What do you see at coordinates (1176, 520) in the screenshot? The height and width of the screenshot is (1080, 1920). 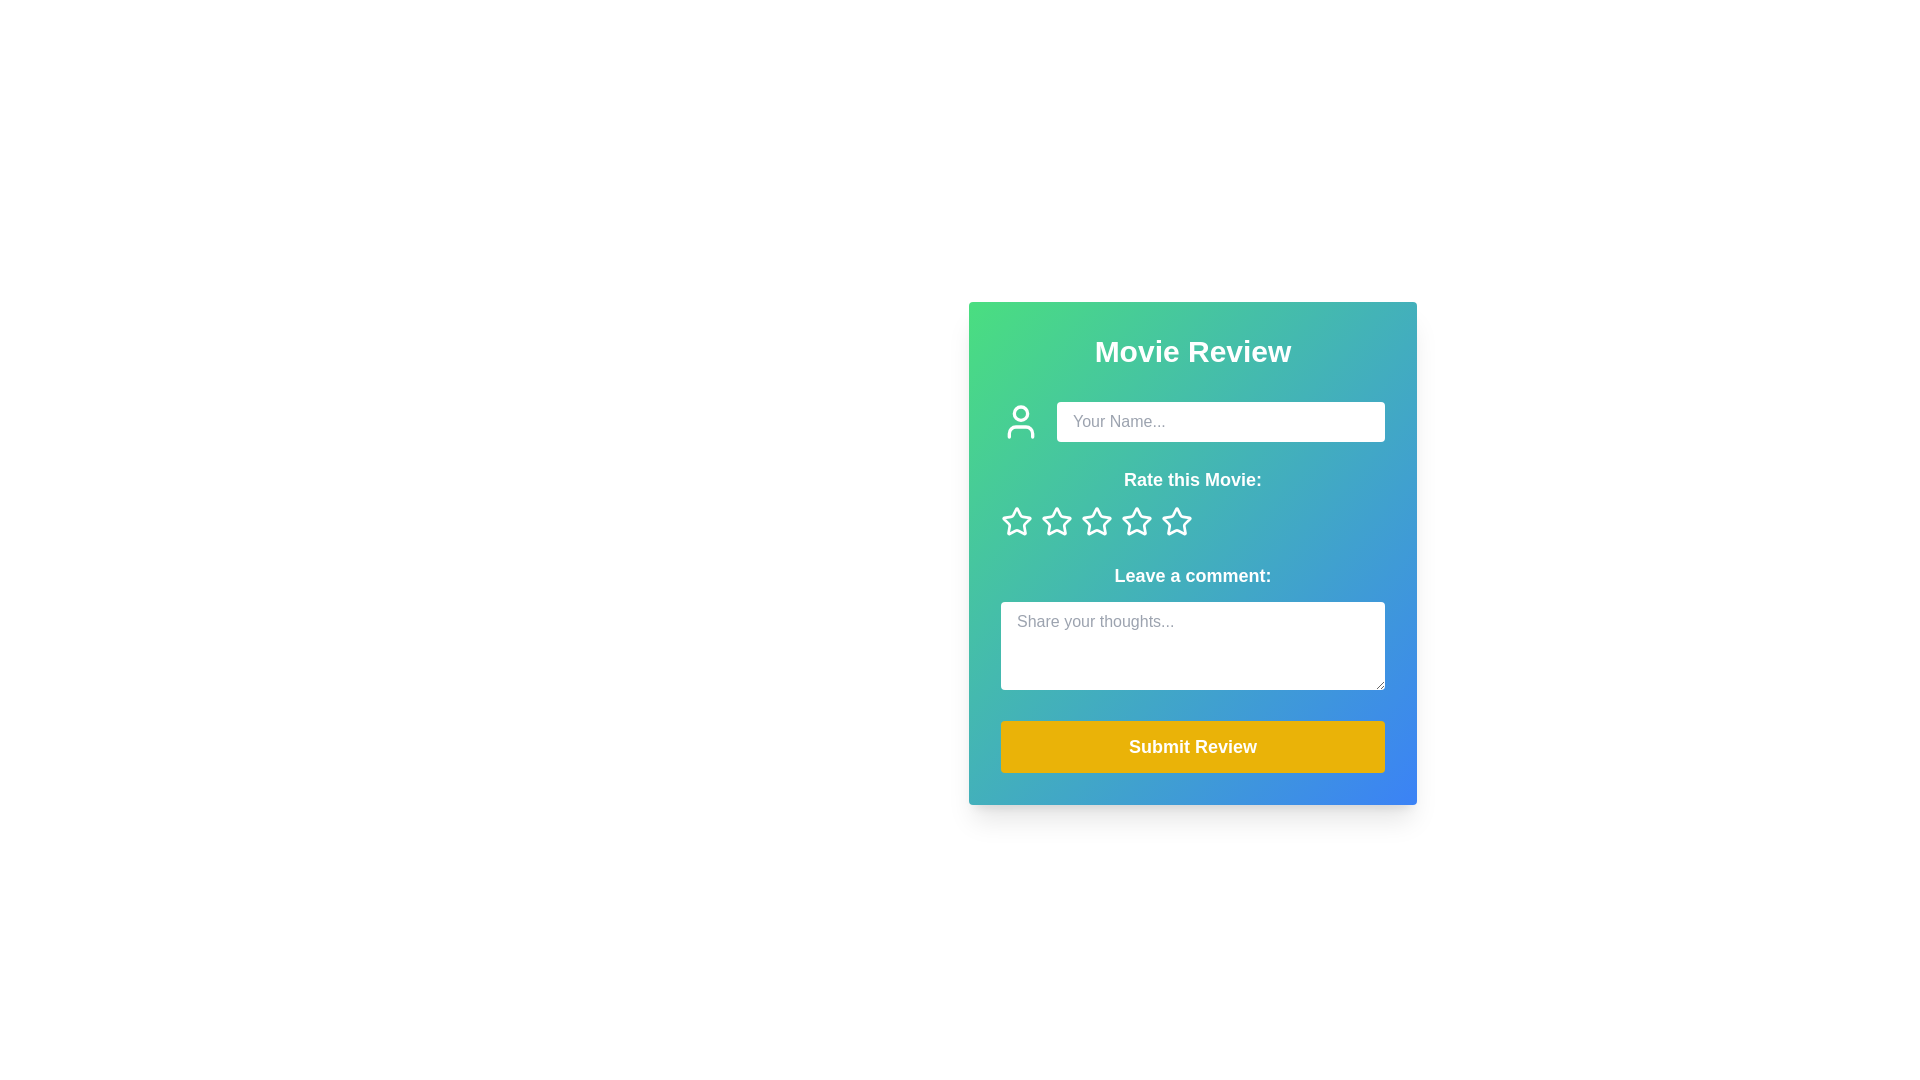 I see `on the fifth unfilled star icon used for rating movies, located below the 'Rate this Movie:' text` at bounding box center [1176, 520].